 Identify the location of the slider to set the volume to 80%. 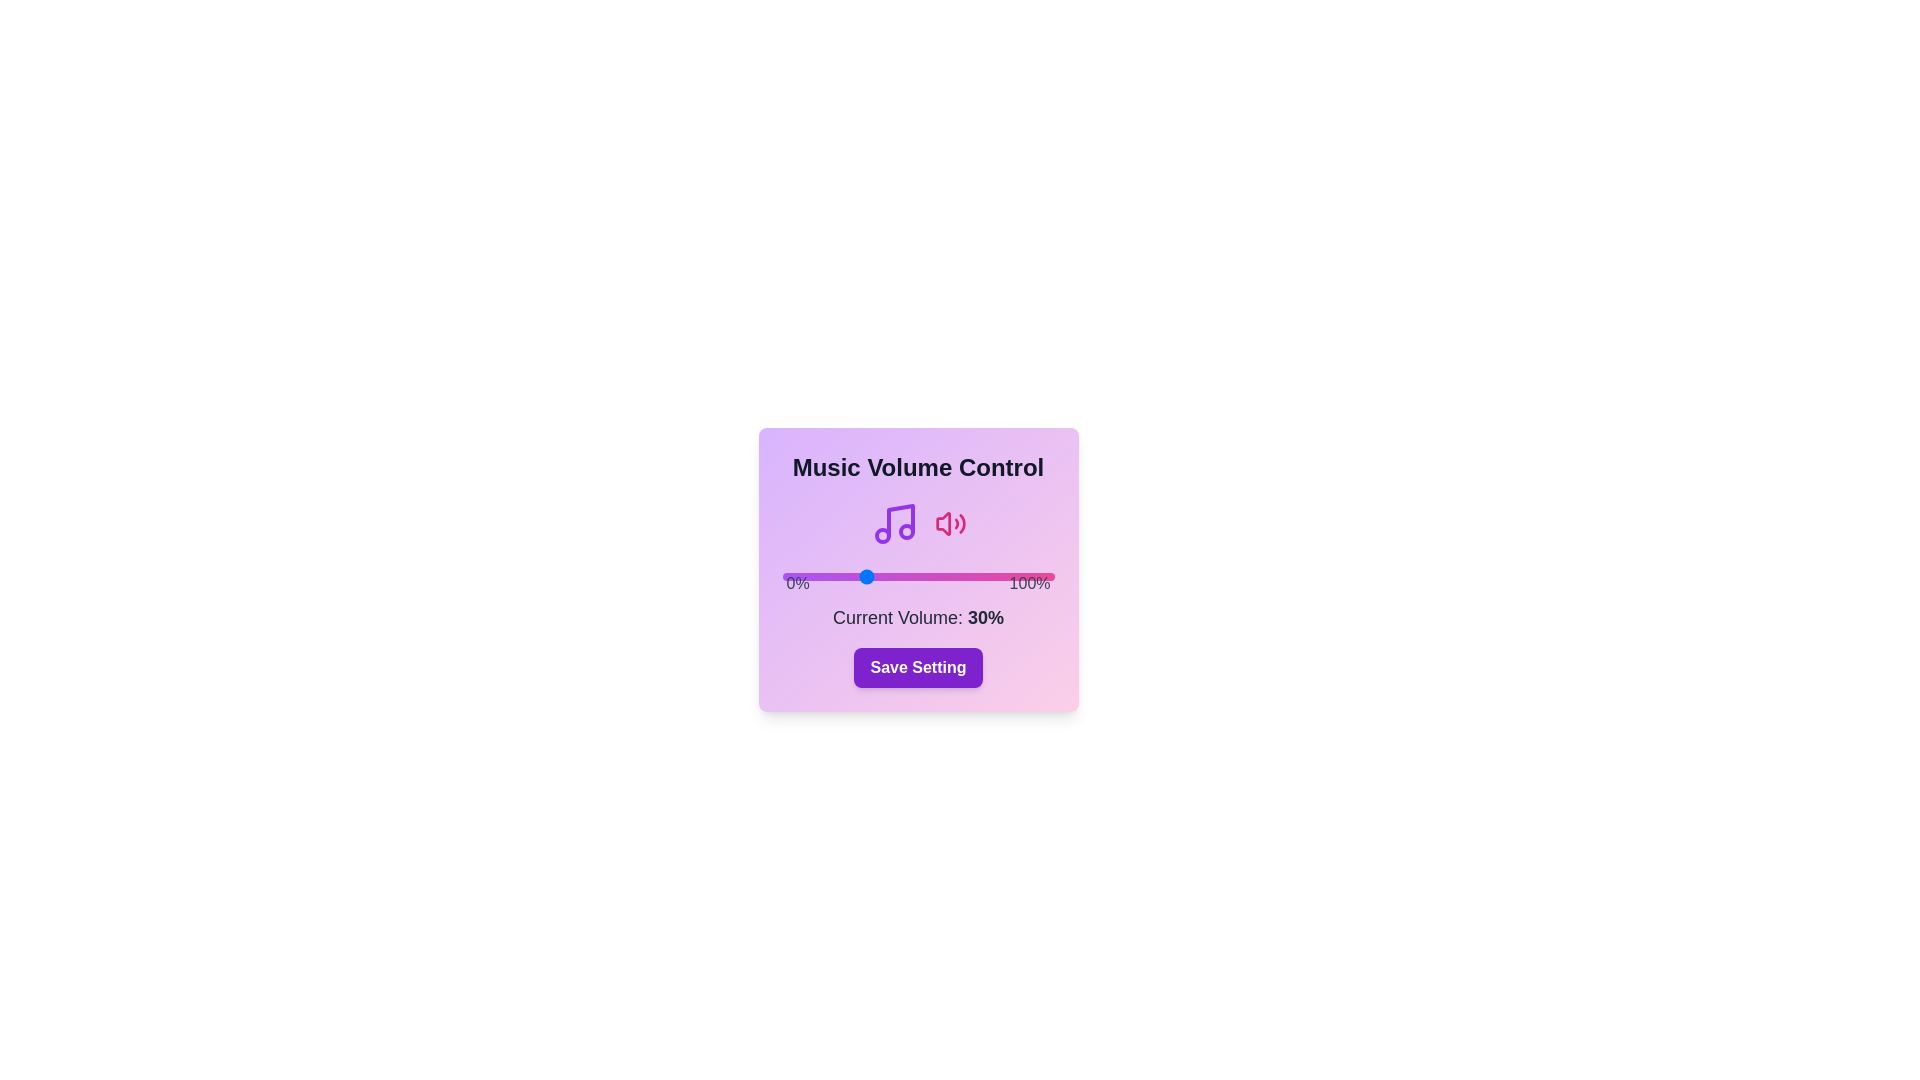
(1000, 577).